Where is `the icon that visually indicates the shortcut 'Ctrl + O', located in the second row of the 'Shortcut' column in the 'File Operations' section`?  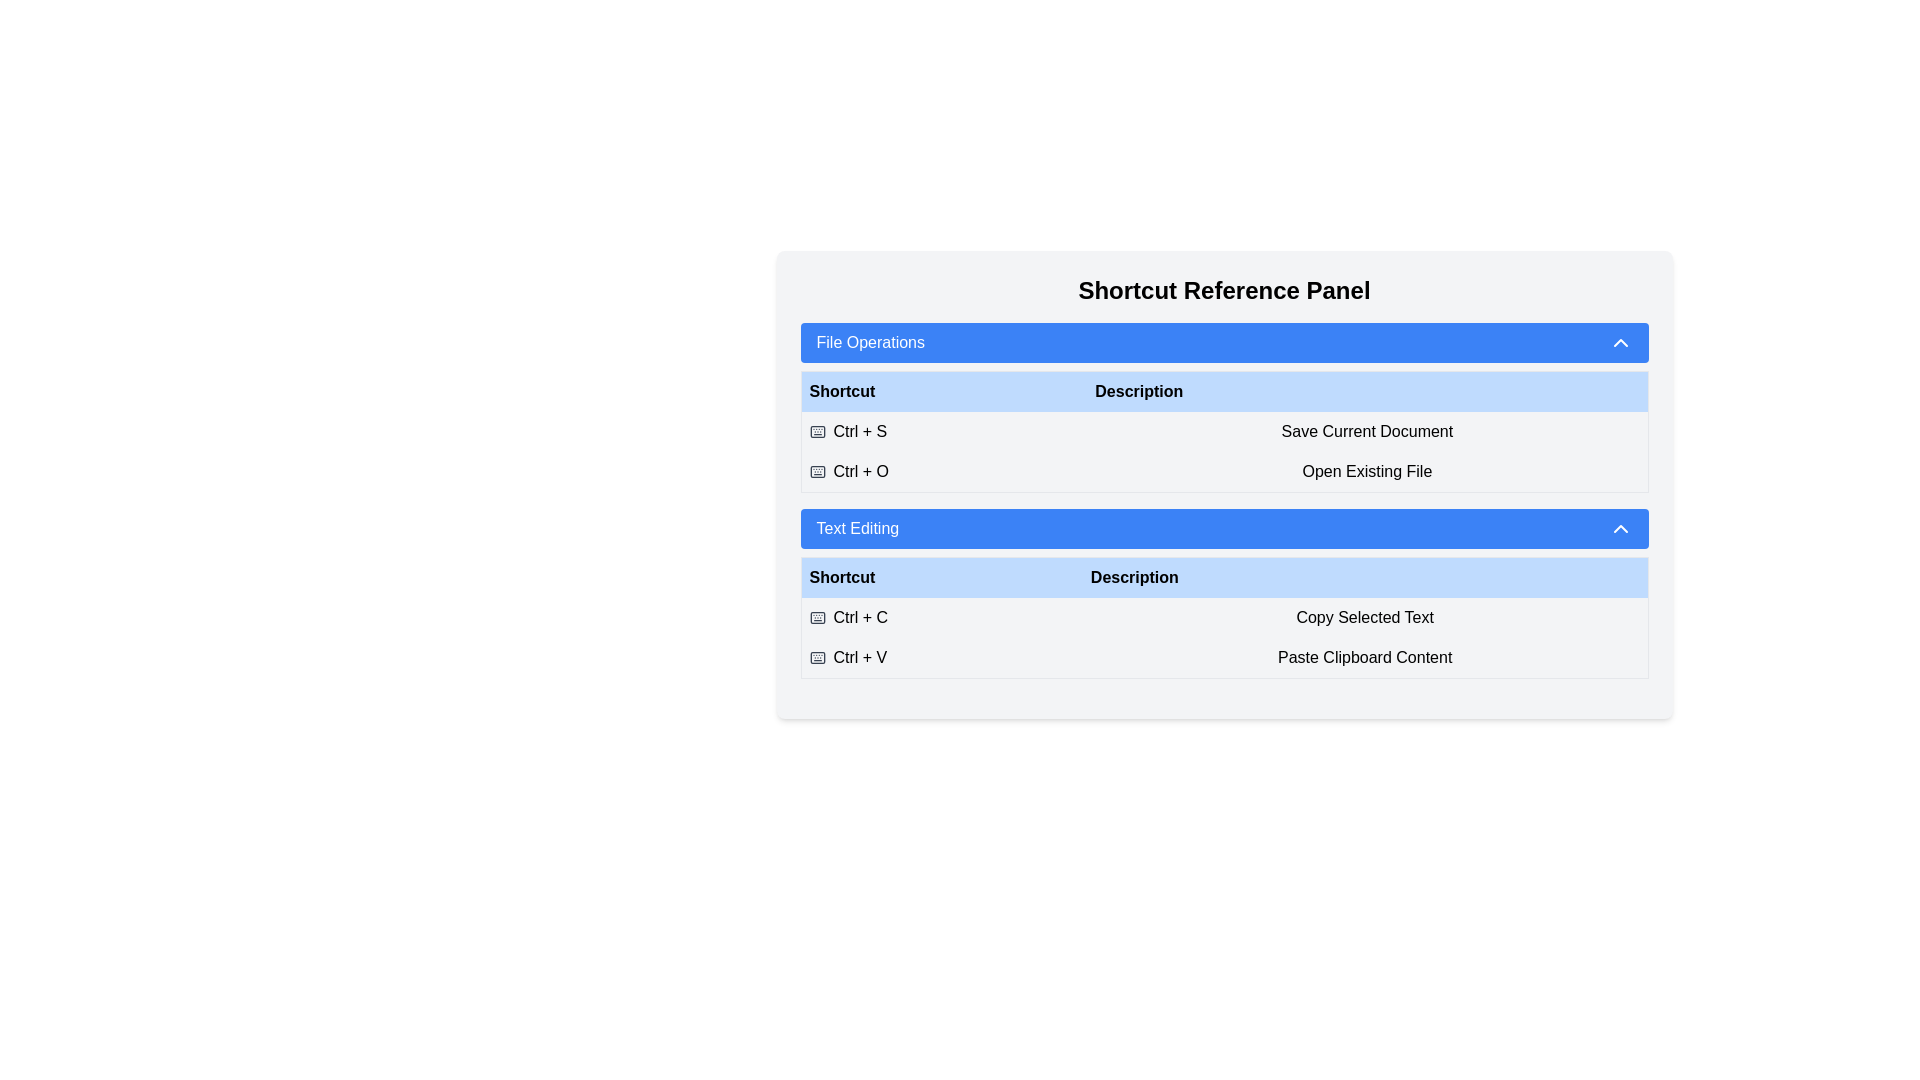
the icon that visually indicates the shortcut 'Ctrl + O', located in the second row of the 'Shortcut' column in the 'File Operations' section is located at coordinates (817, 471).